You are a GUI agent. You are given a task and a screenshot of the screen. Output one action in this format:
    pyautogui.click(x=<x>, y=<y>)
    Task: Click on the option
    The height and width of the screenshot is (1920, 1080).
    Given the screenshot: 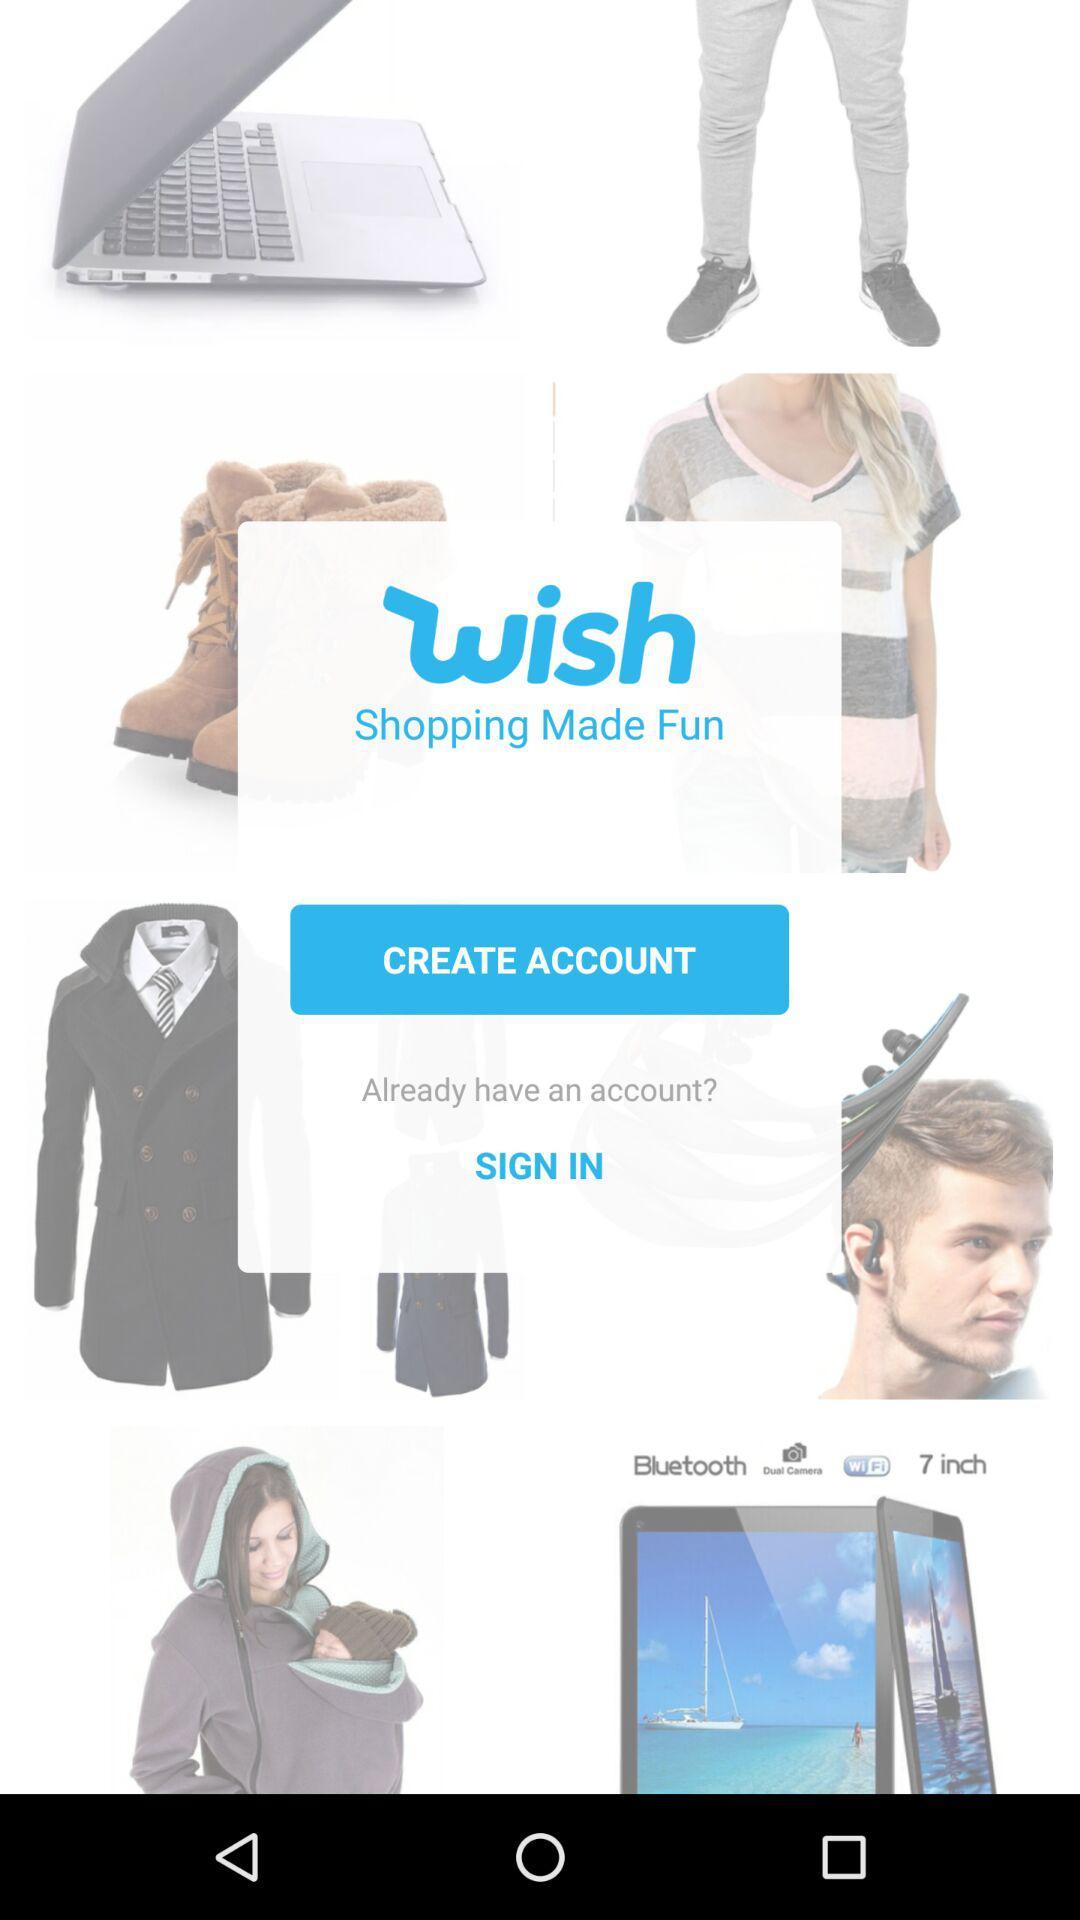 What is the action you would take?
    pyautogui.click(x=801, y=162)
    